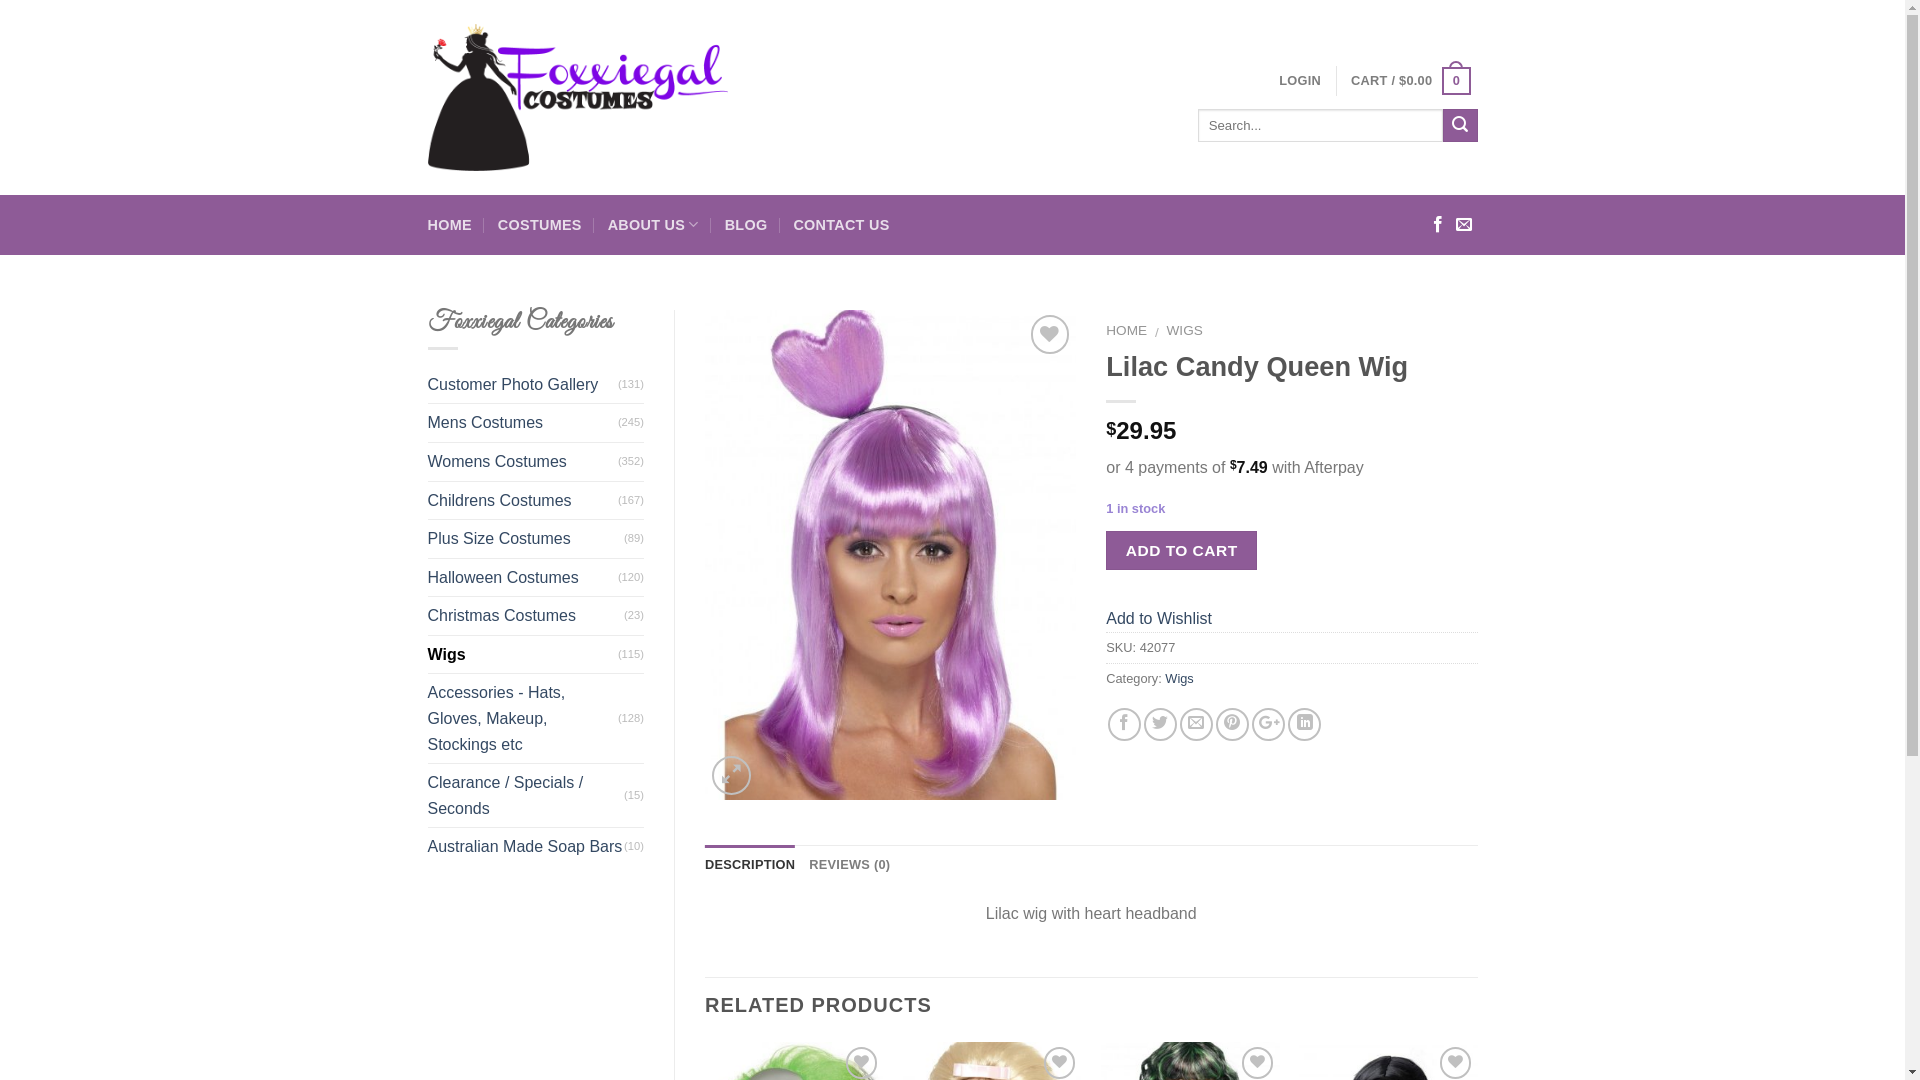 The image size is (1920, 1080). I want to click on 'Wigs', so click(1165, 677).